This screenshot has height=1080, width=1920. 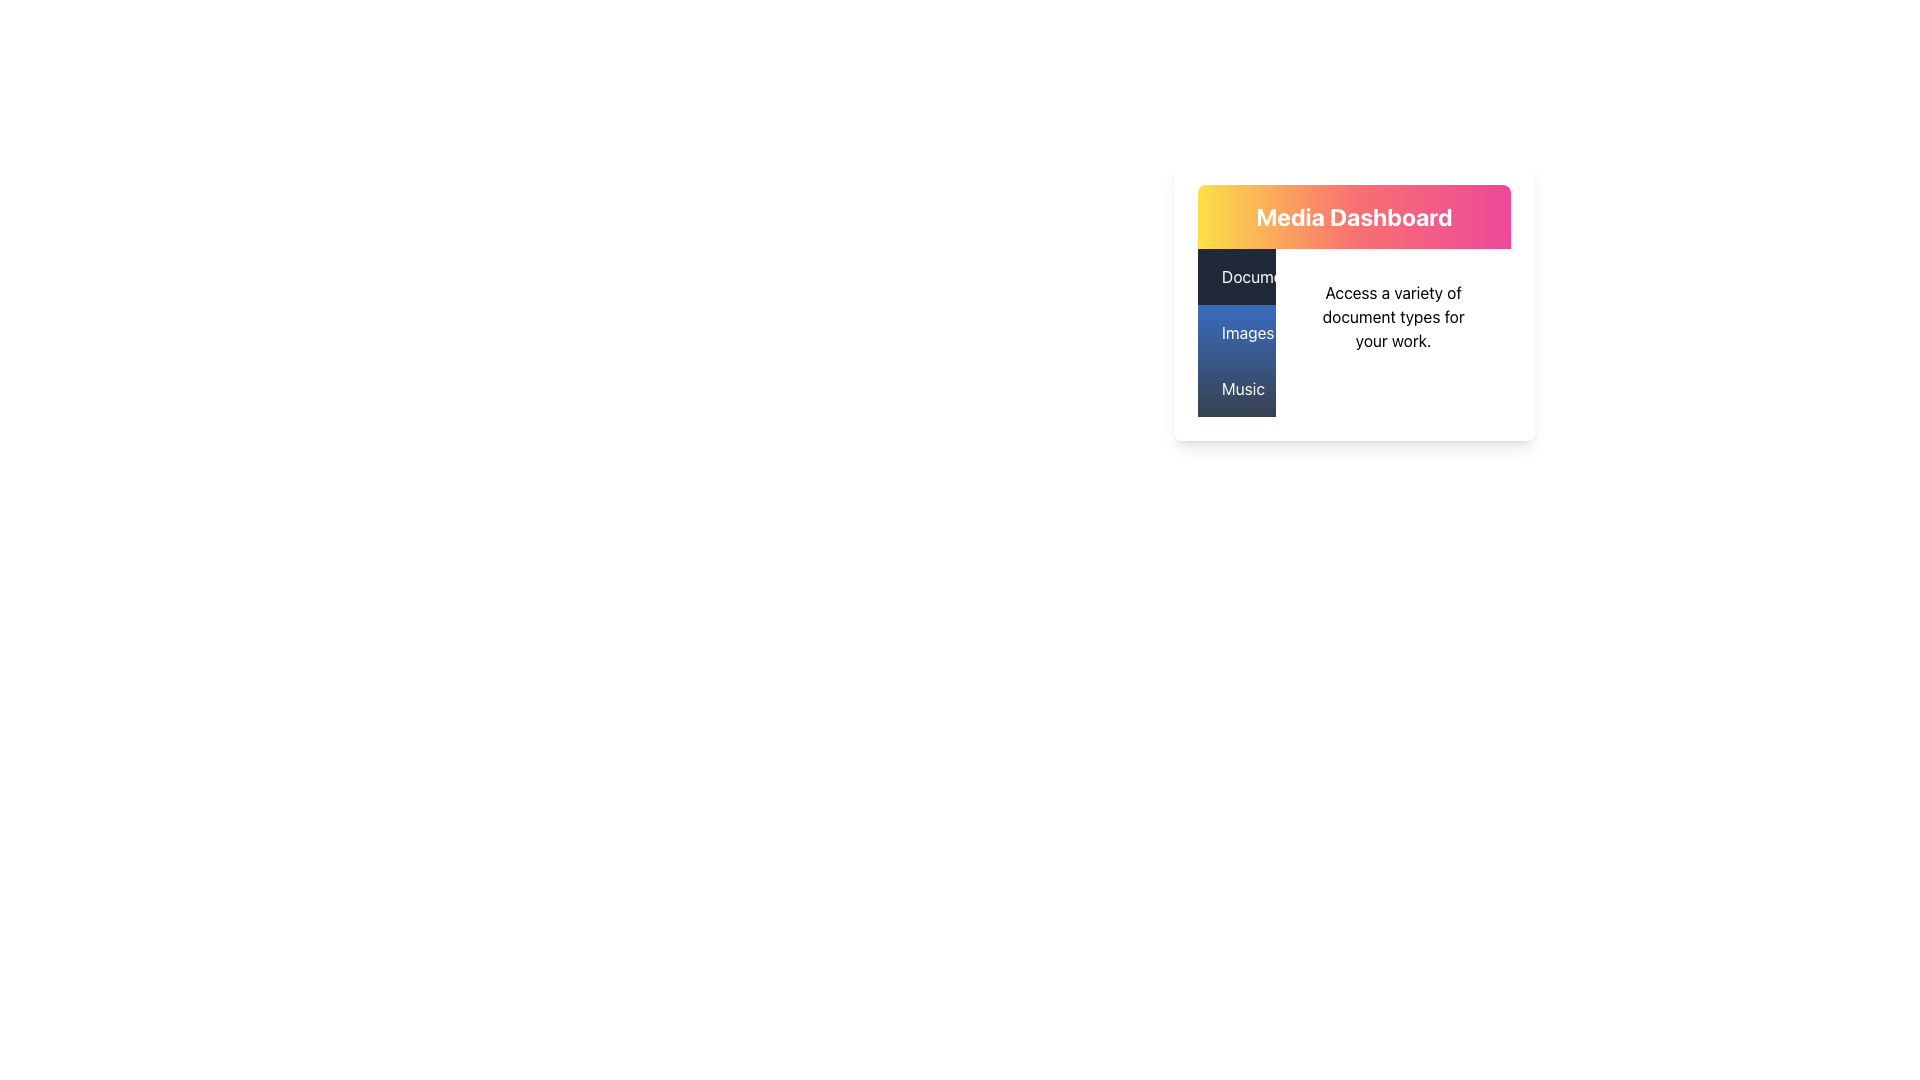 I want to click on the 'Images' navigation menu item, so click(x=1236, y=331).